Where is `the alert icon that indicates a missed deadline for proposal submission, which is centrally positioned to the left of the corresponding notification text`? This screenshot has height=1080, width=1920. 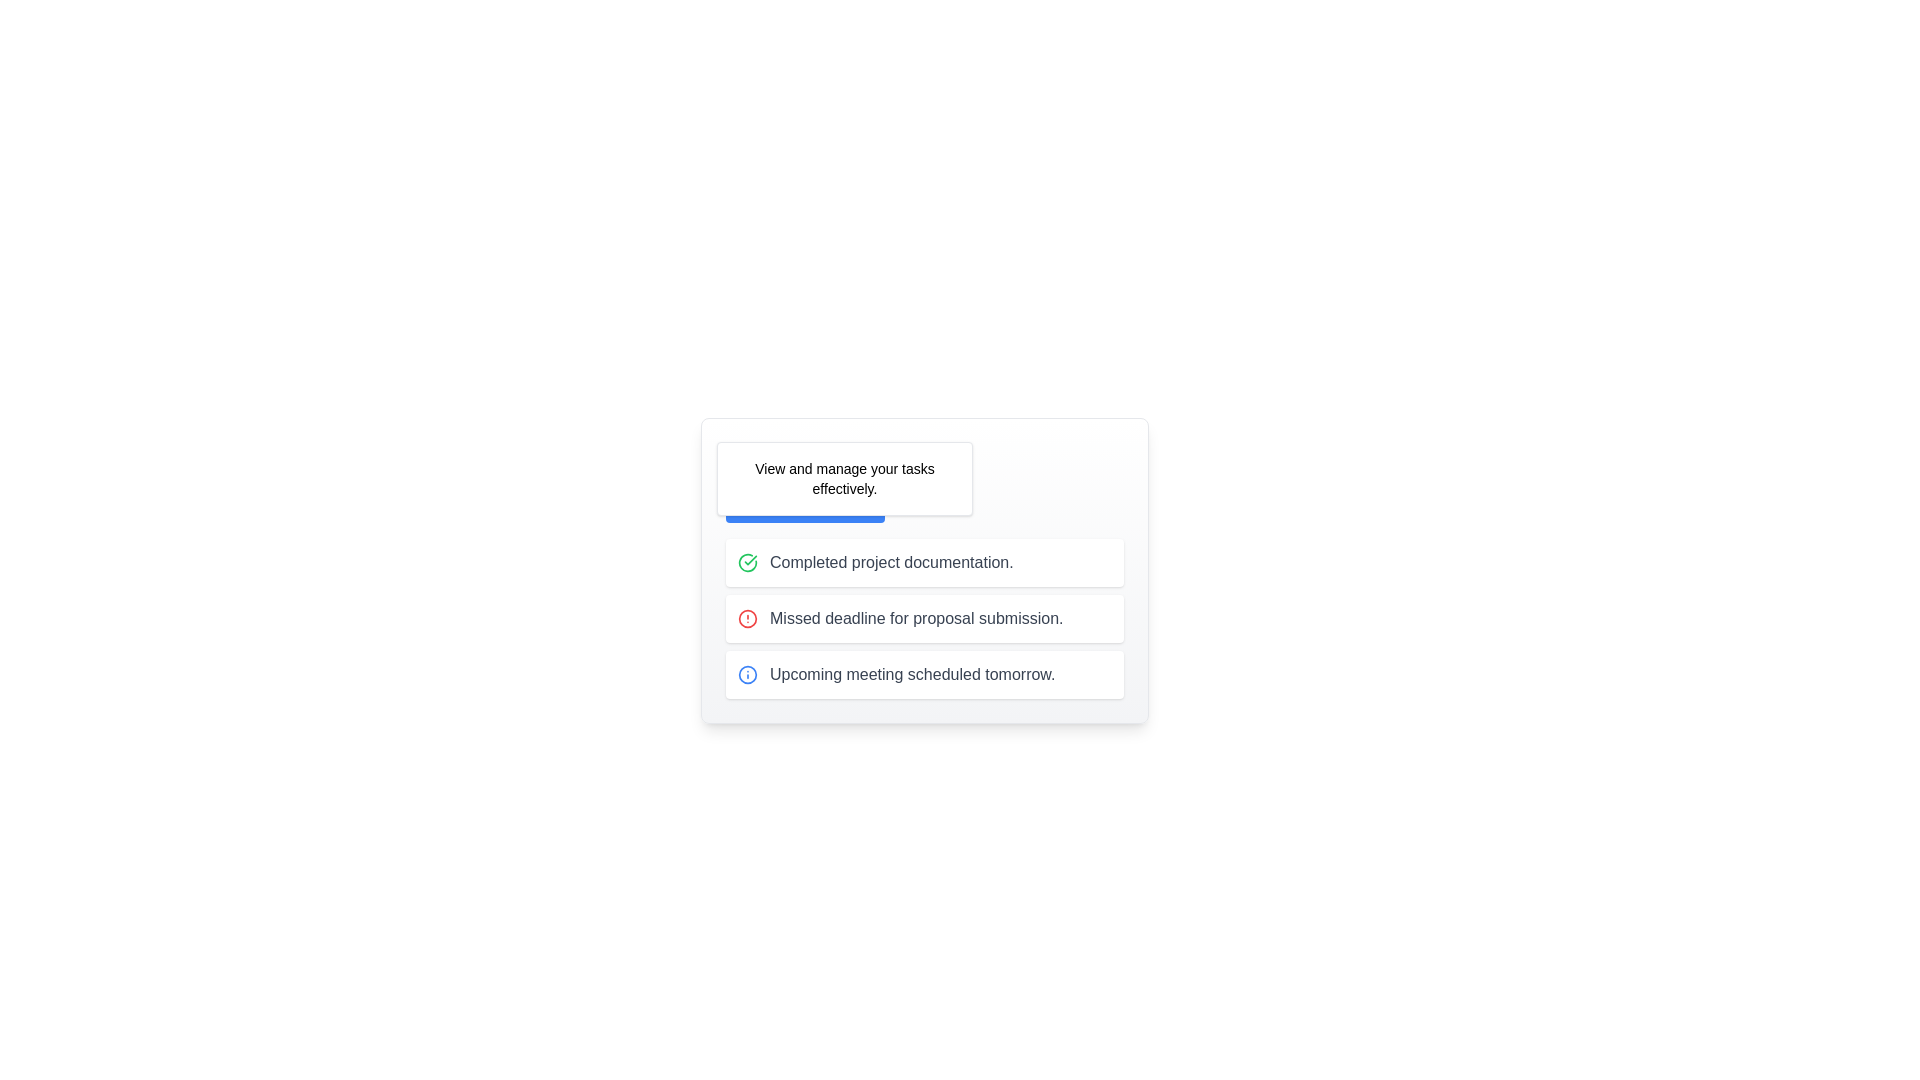 the alert icon that indicates a missed deadline for proposal submission, which is centrally positioned to the left of the corresponding notification text is located at coordinates (747, 617).